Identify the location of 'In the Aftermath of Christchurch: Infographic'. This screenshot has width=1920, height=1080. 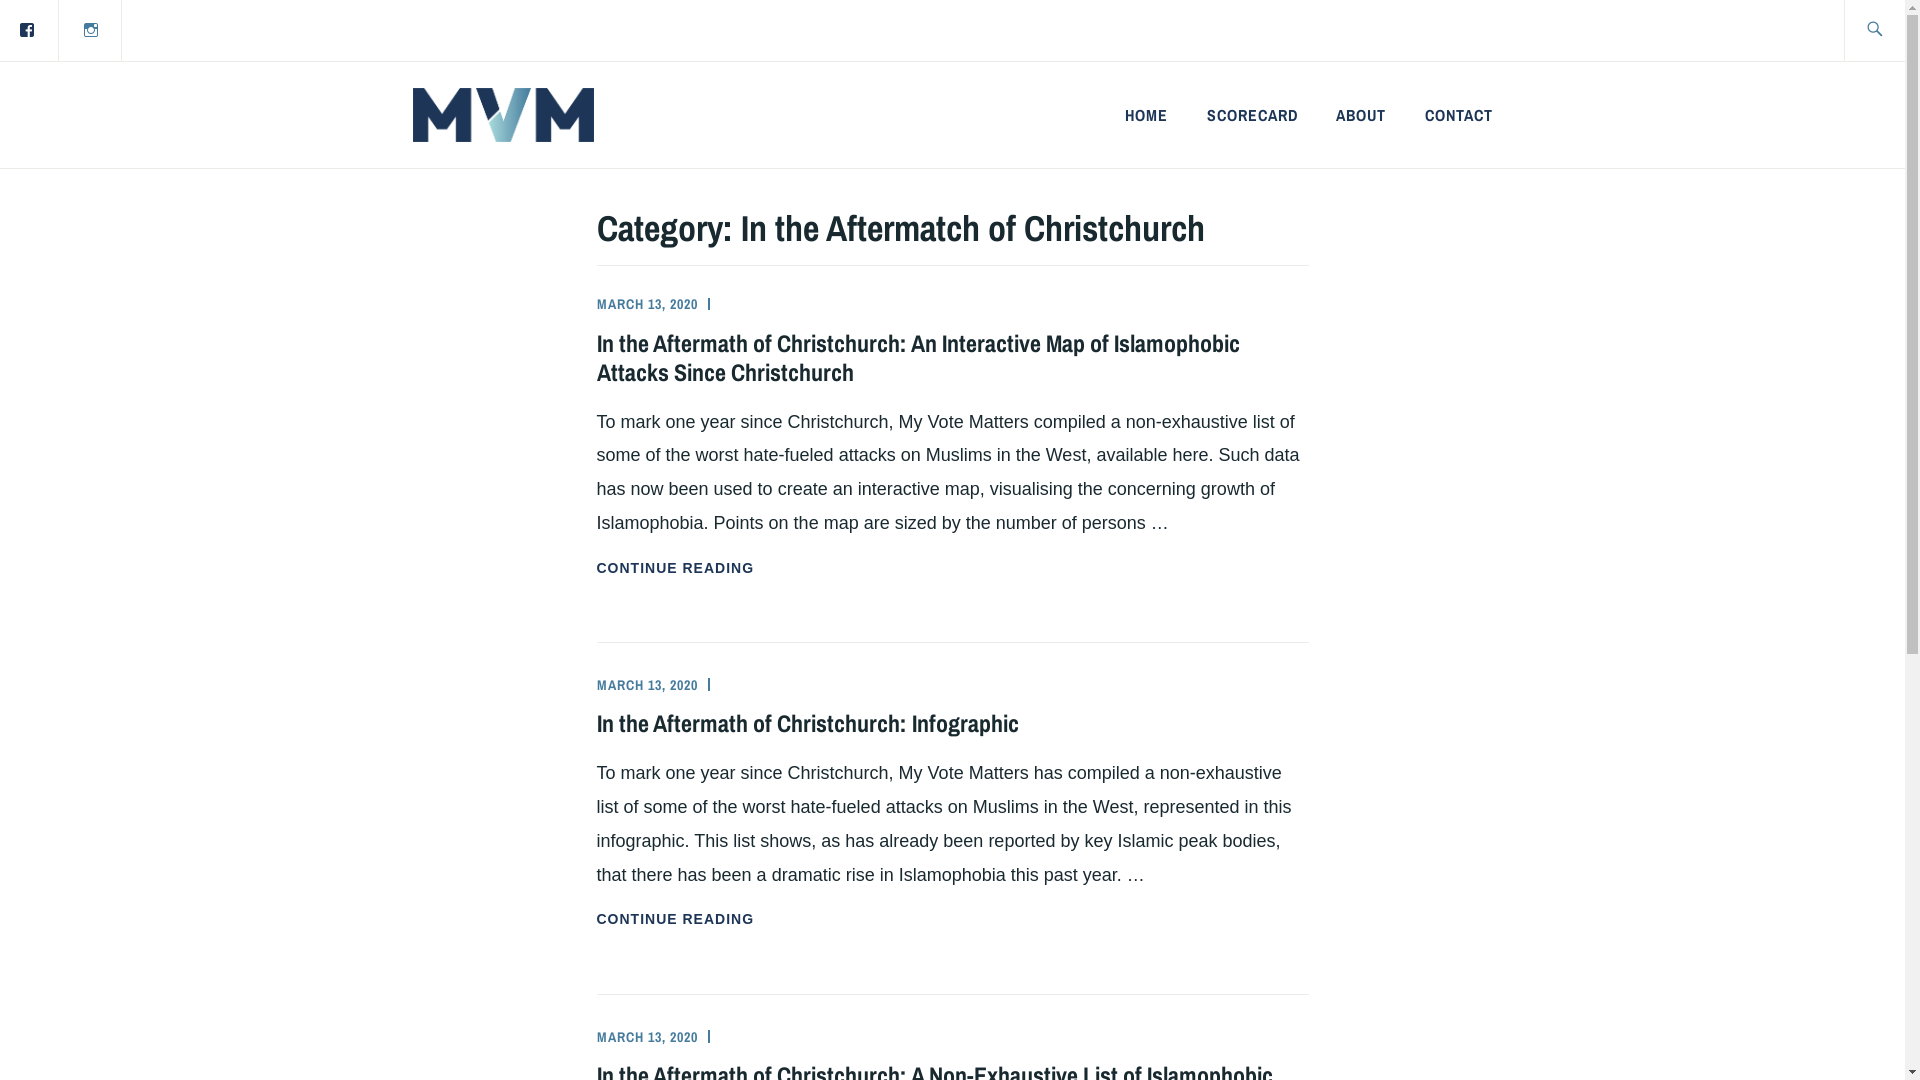
(806, 722).